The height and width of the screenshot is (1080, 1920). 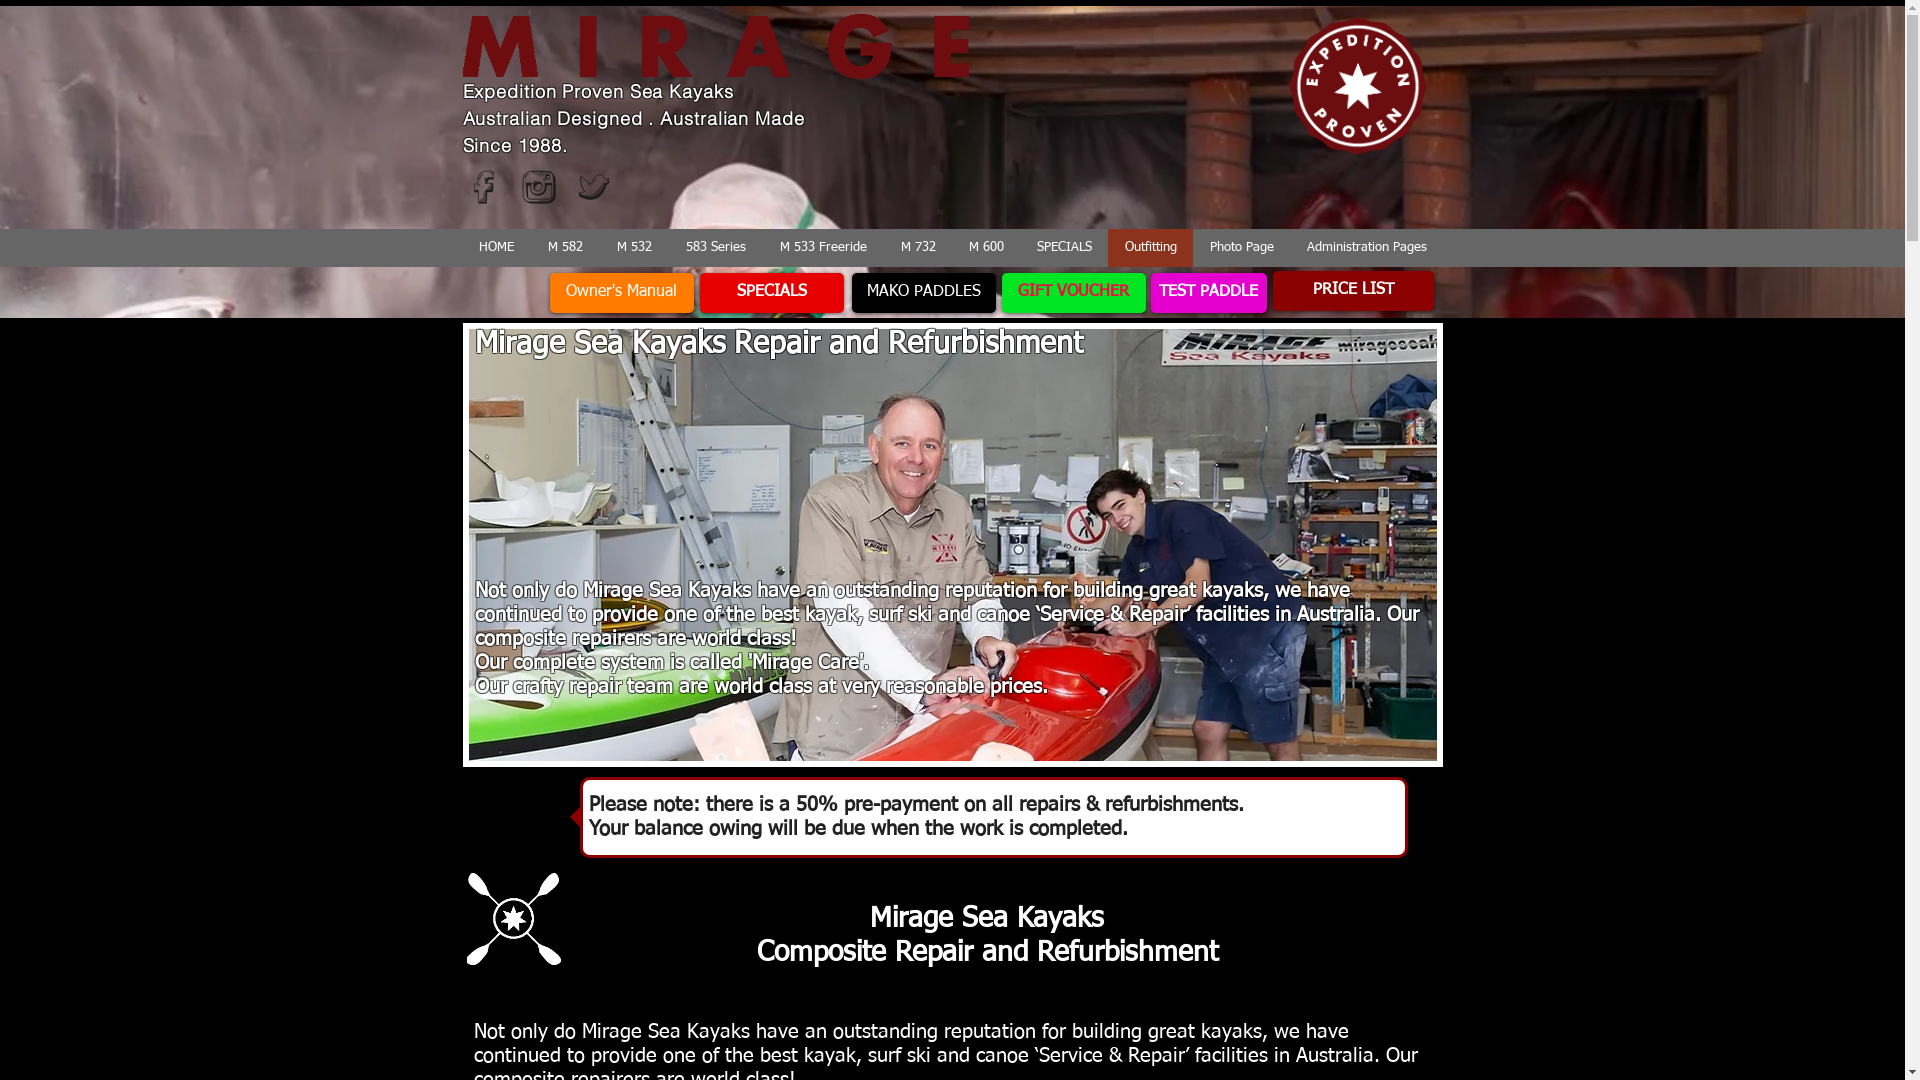 I want to click on 'Administration Pages', so click(x=1290, y=246).